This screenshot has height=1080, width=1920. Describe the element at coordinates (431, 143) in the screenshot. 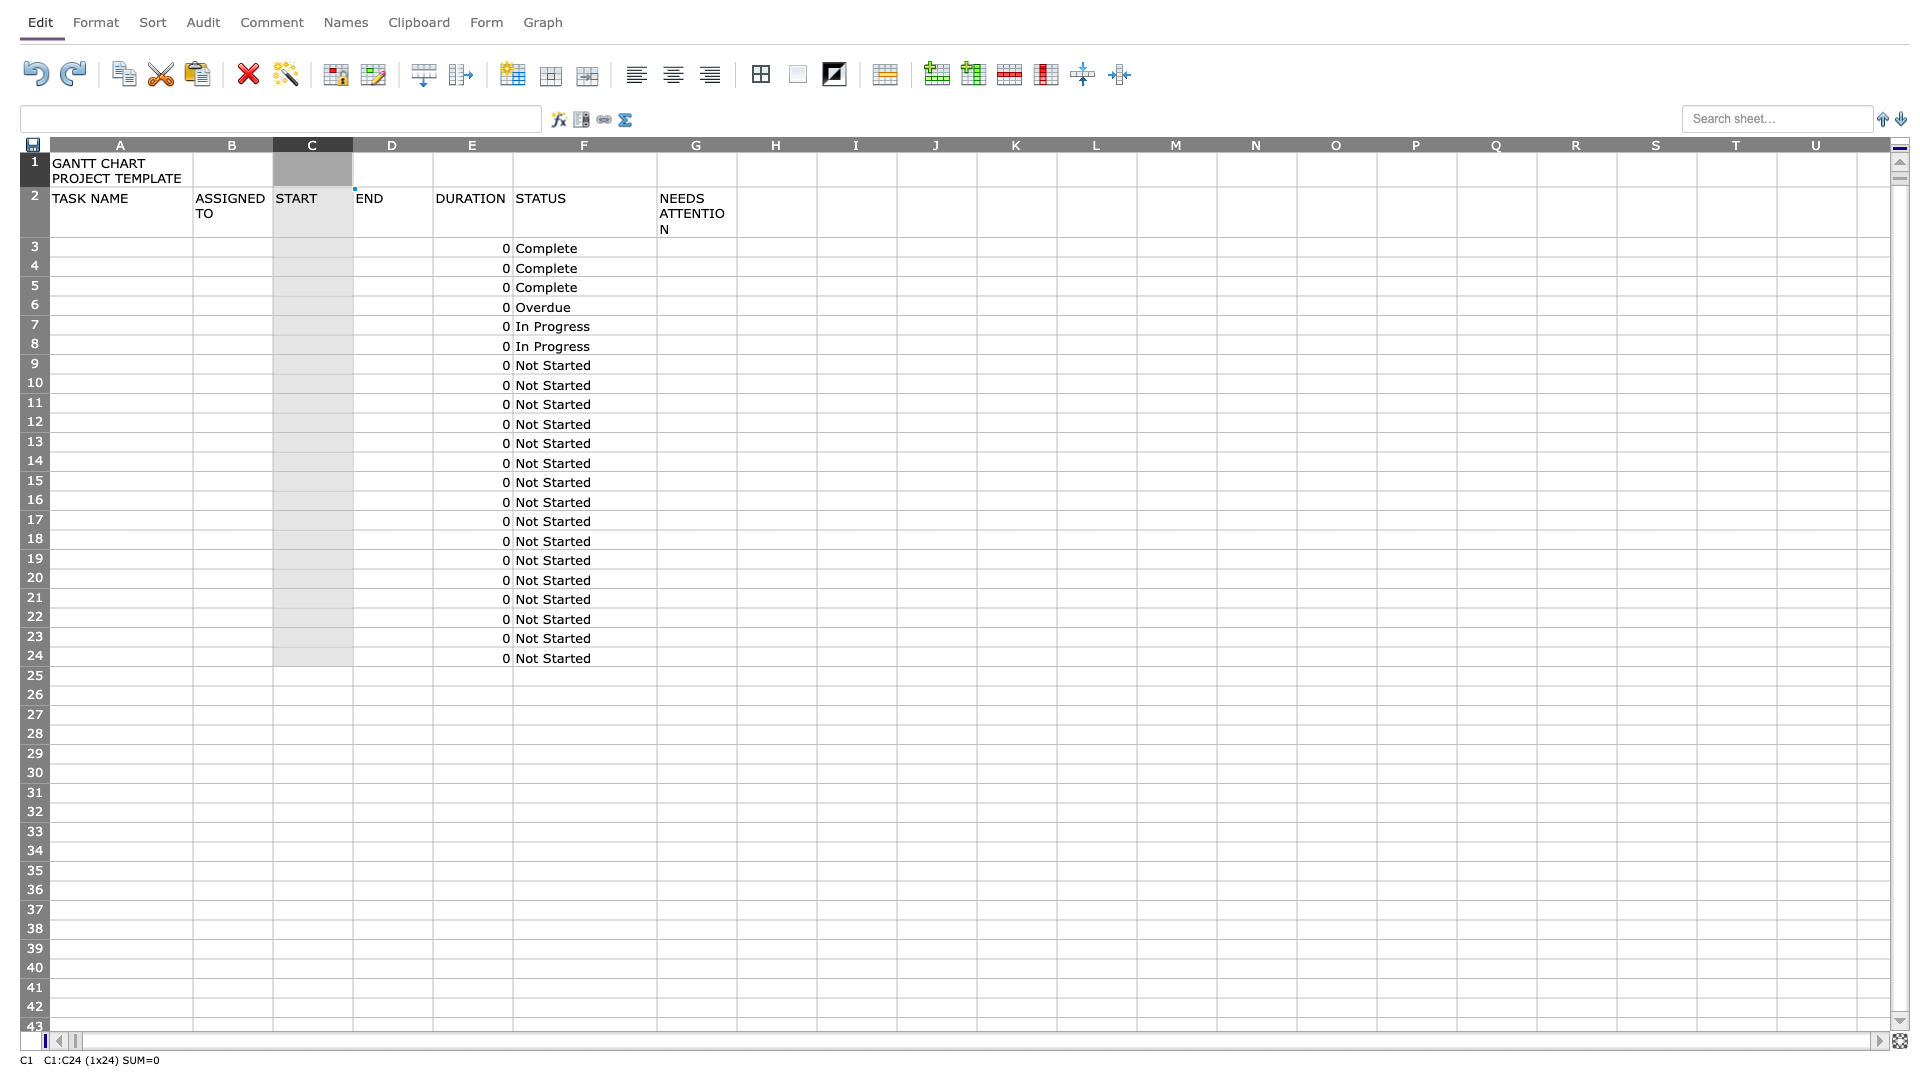

I see `the right edge of column D to resize` at that location.